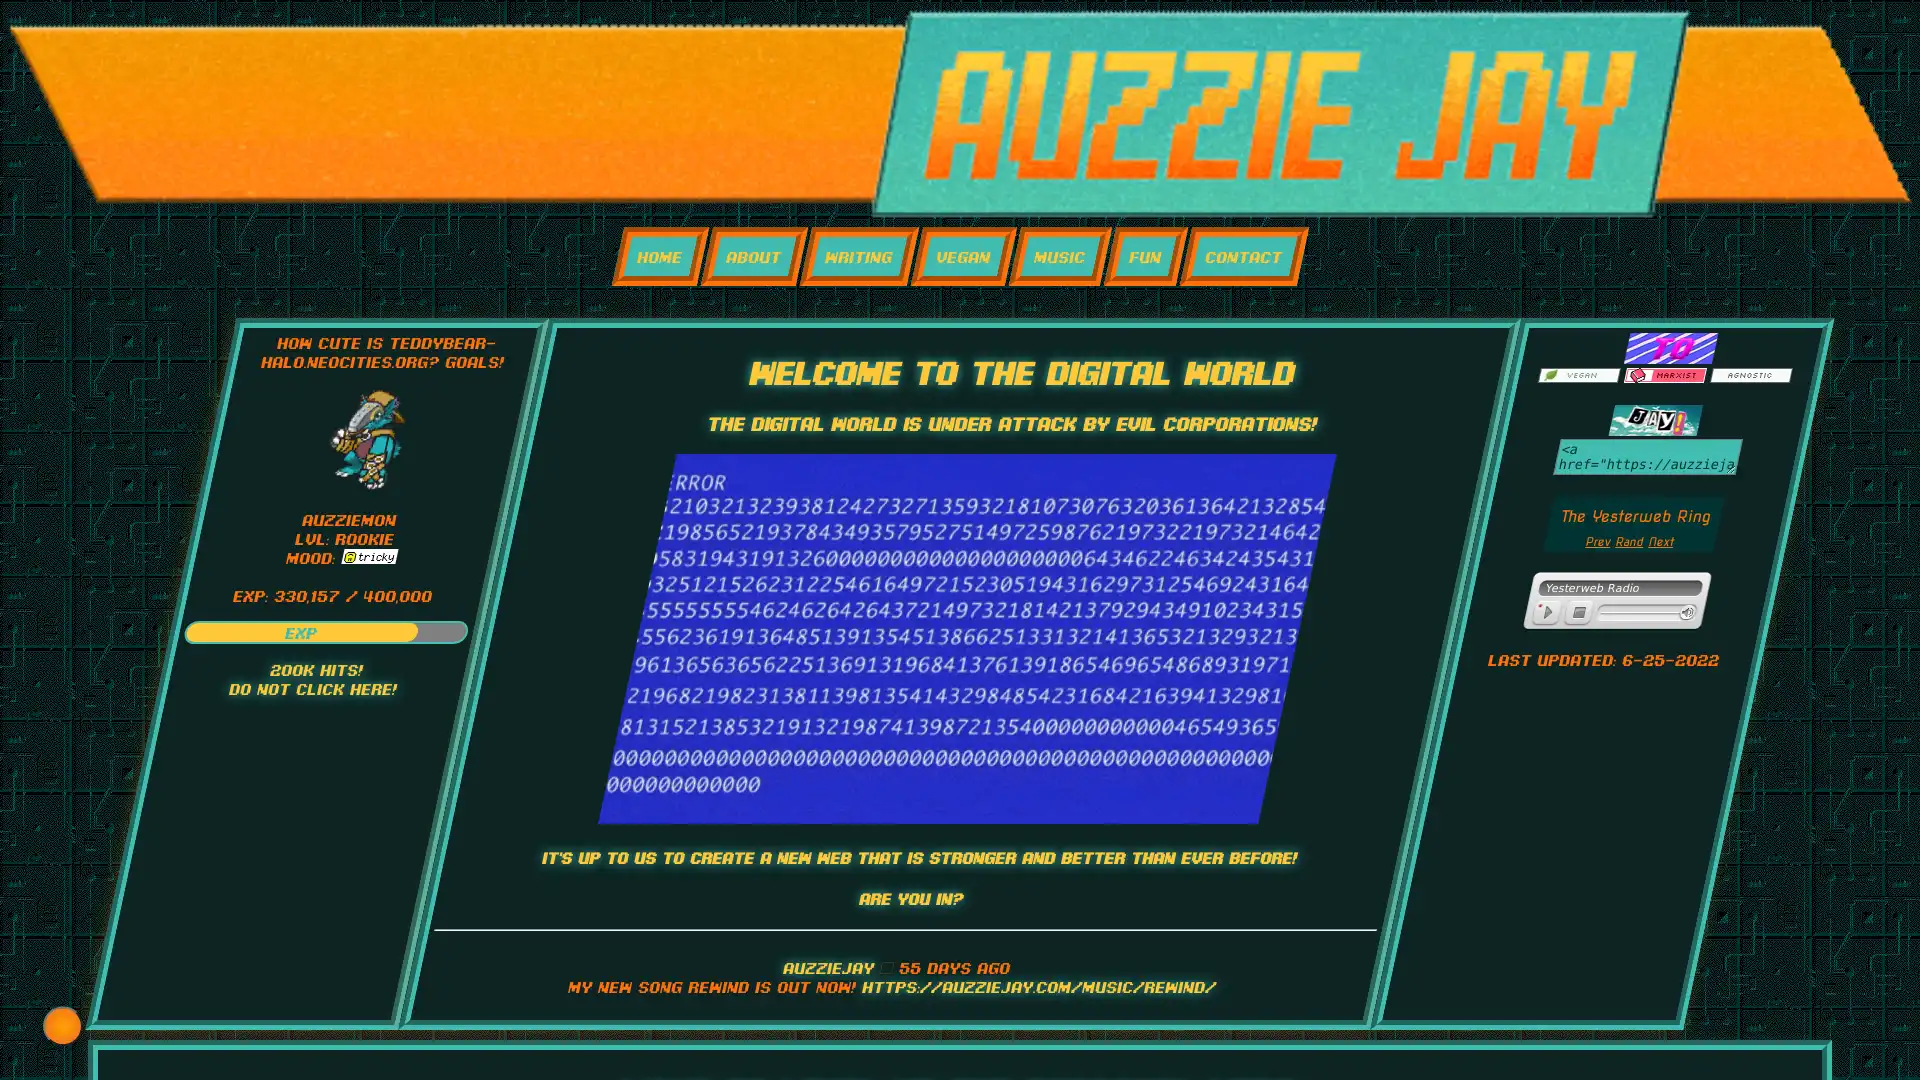  Describe the element at coordinates (1145, 255) in the screenshot. I see `FUN` at that location.